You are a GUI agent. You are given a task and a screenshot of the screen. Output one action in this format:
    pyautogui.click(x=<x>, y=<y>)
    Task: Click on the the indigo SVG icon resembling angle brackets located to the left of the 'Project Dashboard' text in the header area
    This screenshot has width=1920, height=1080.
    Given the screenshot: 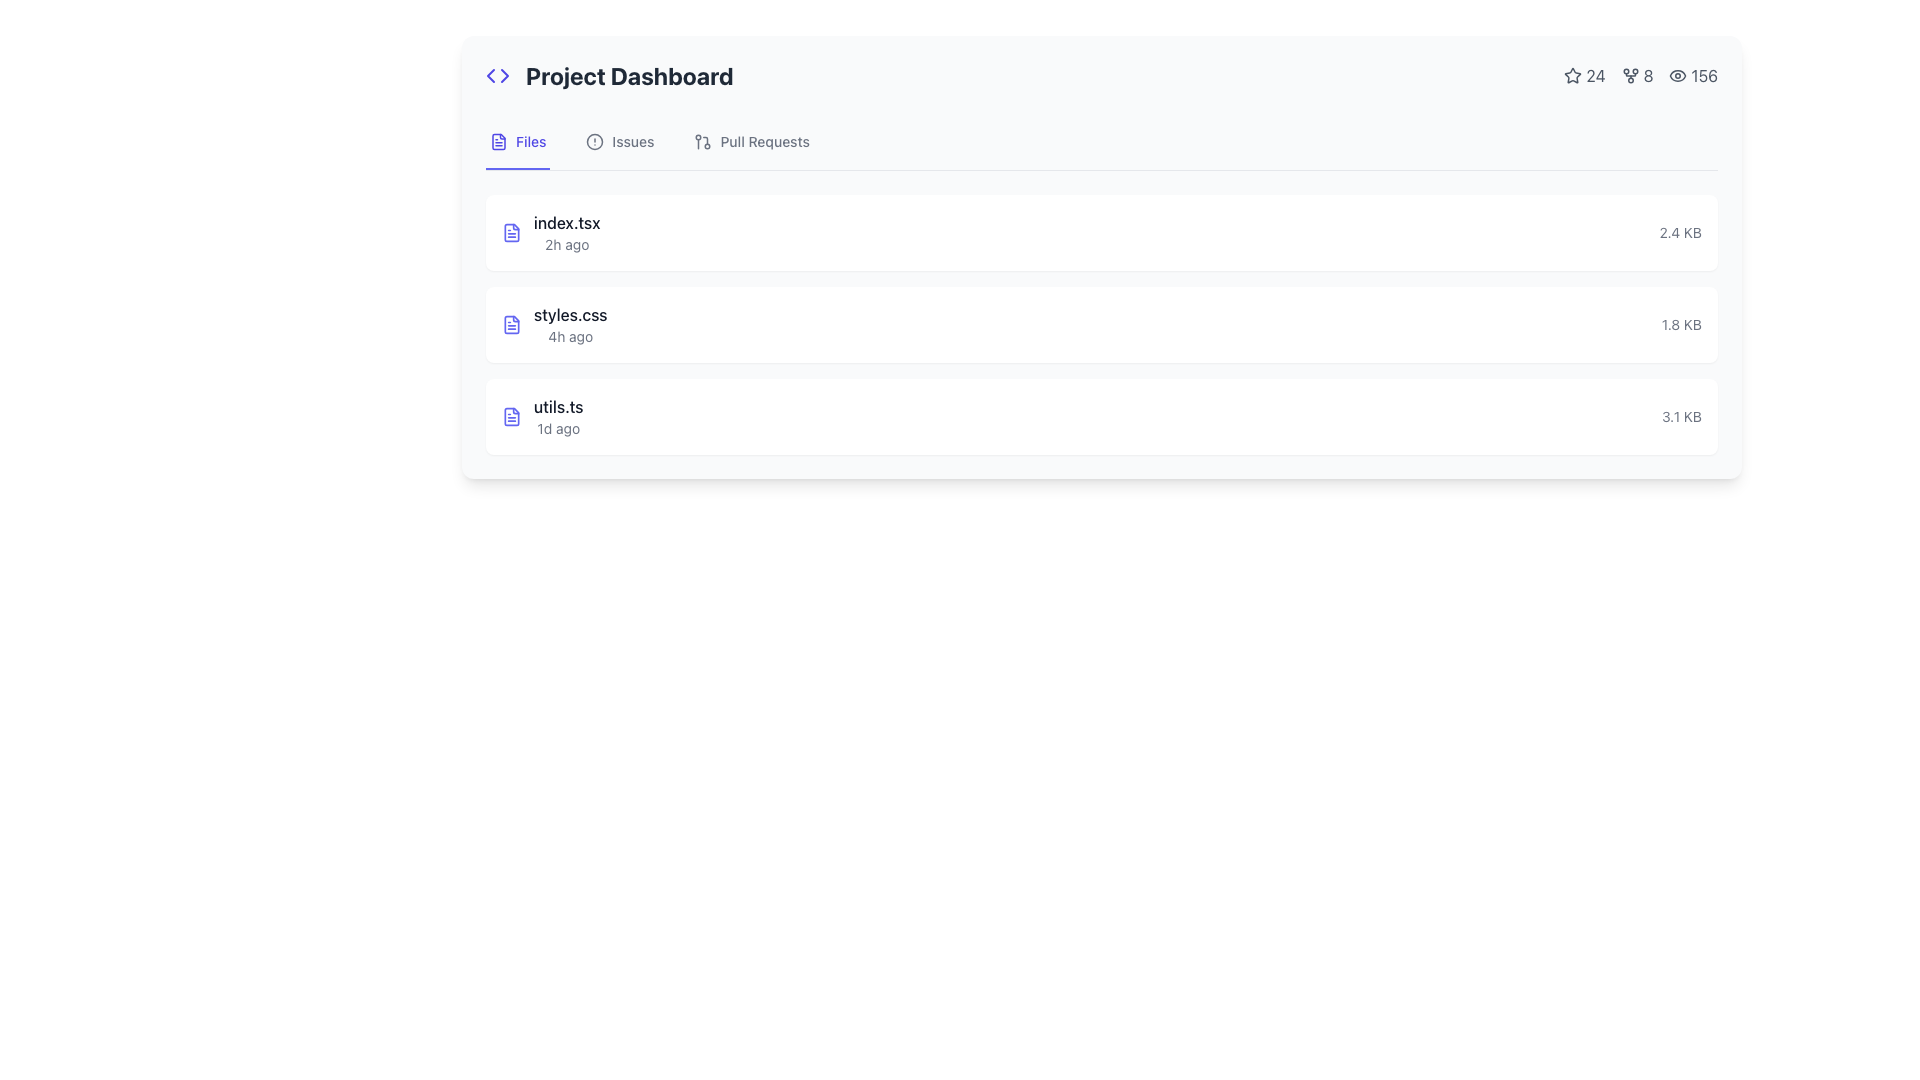 What is the action you would take?
    pyautogui.click(x=498, y=75)
    